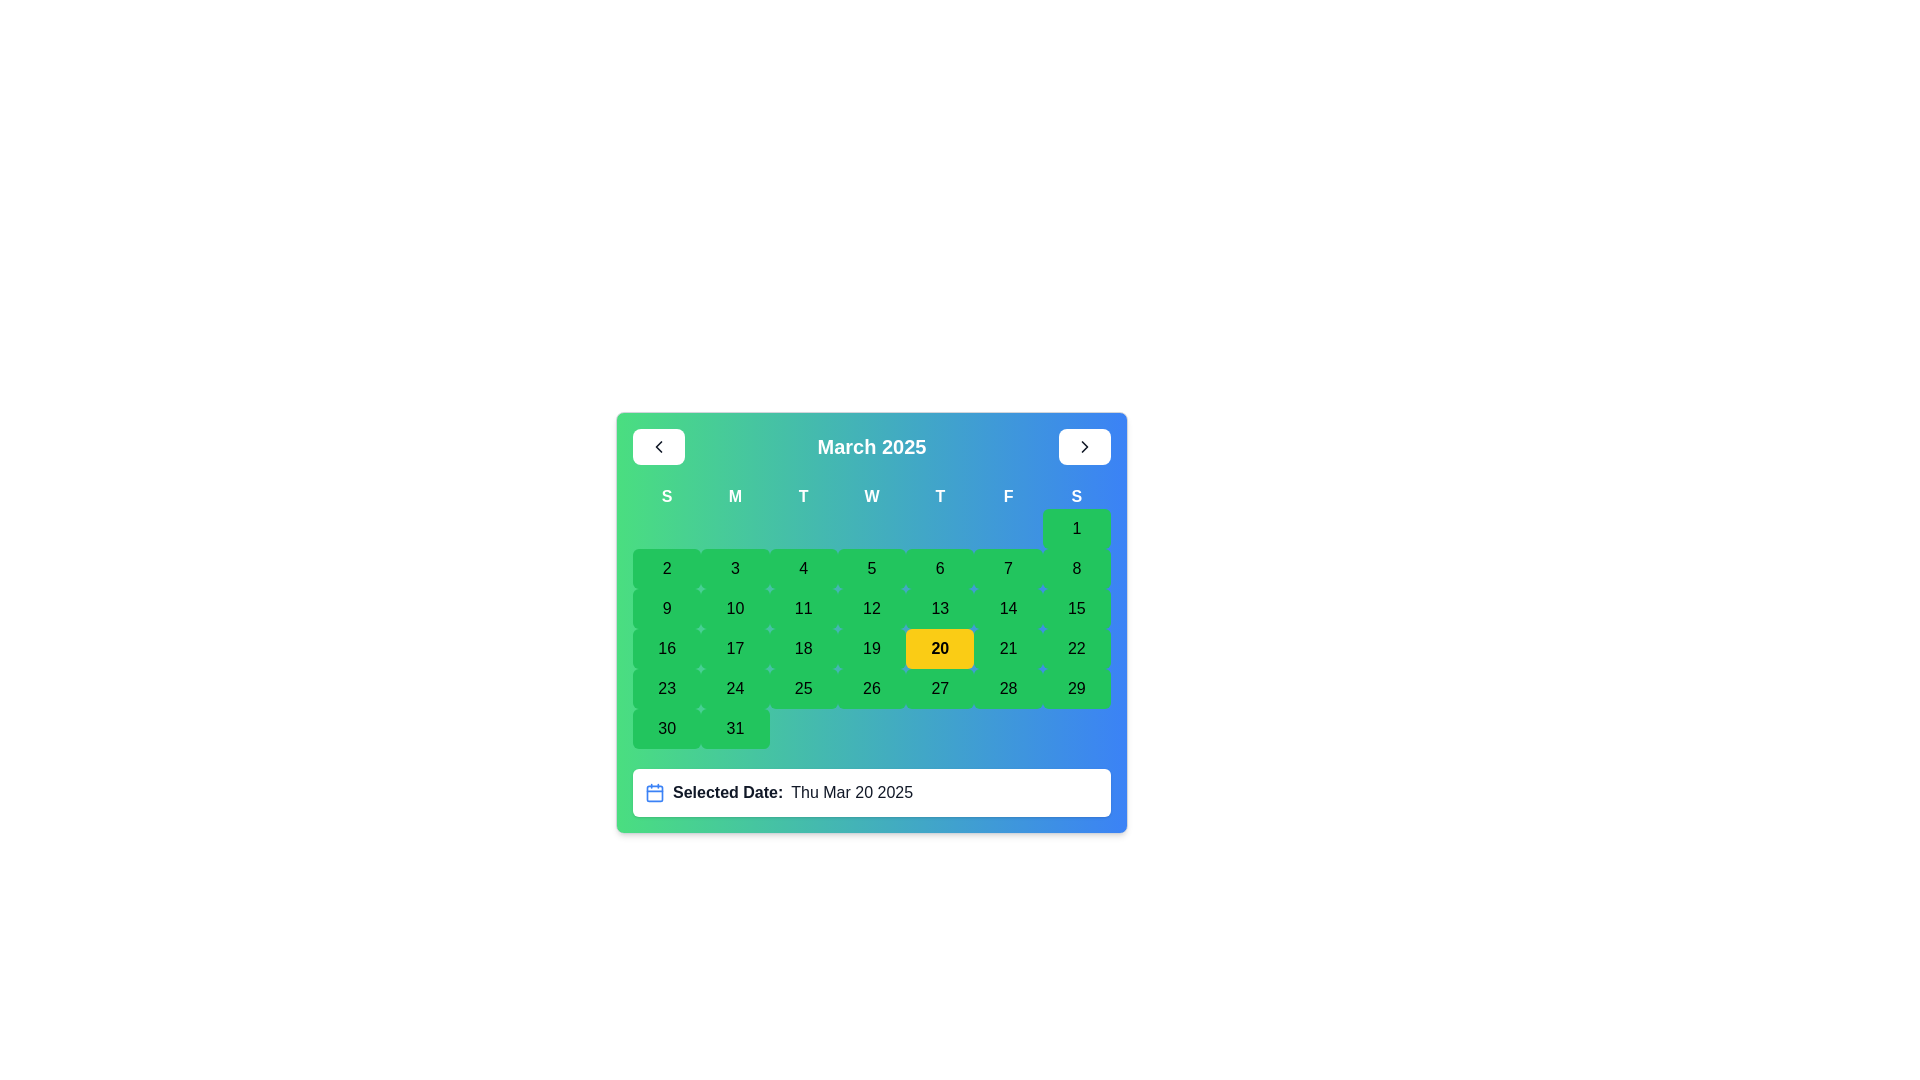  Describe the element at coordinates (1008, 527) in the screenshot. I see `the decorative placeholder box in the first row and sixth column of the grid under the calendar interface` at that location.